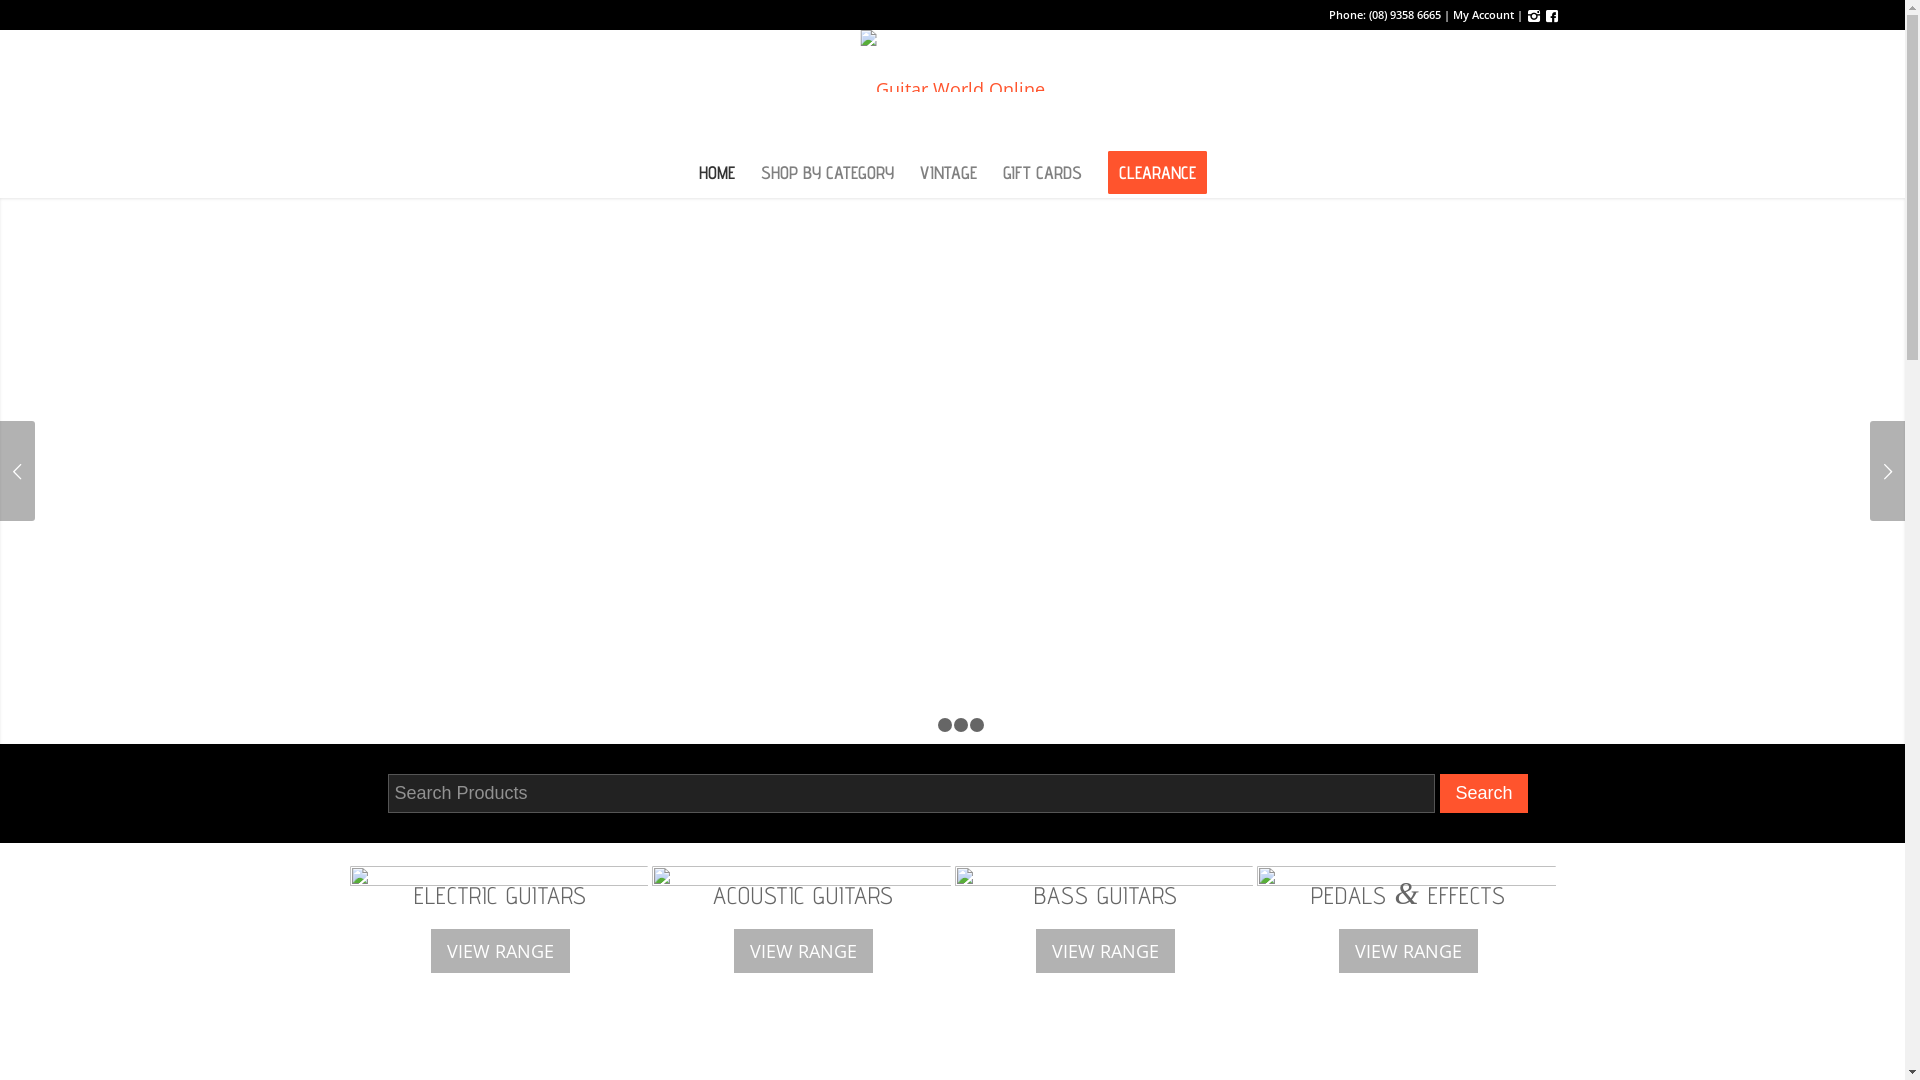 Image resolution: width=1920 pixels, height=1080 pixels. I want to click on '2', so click(936, 725).